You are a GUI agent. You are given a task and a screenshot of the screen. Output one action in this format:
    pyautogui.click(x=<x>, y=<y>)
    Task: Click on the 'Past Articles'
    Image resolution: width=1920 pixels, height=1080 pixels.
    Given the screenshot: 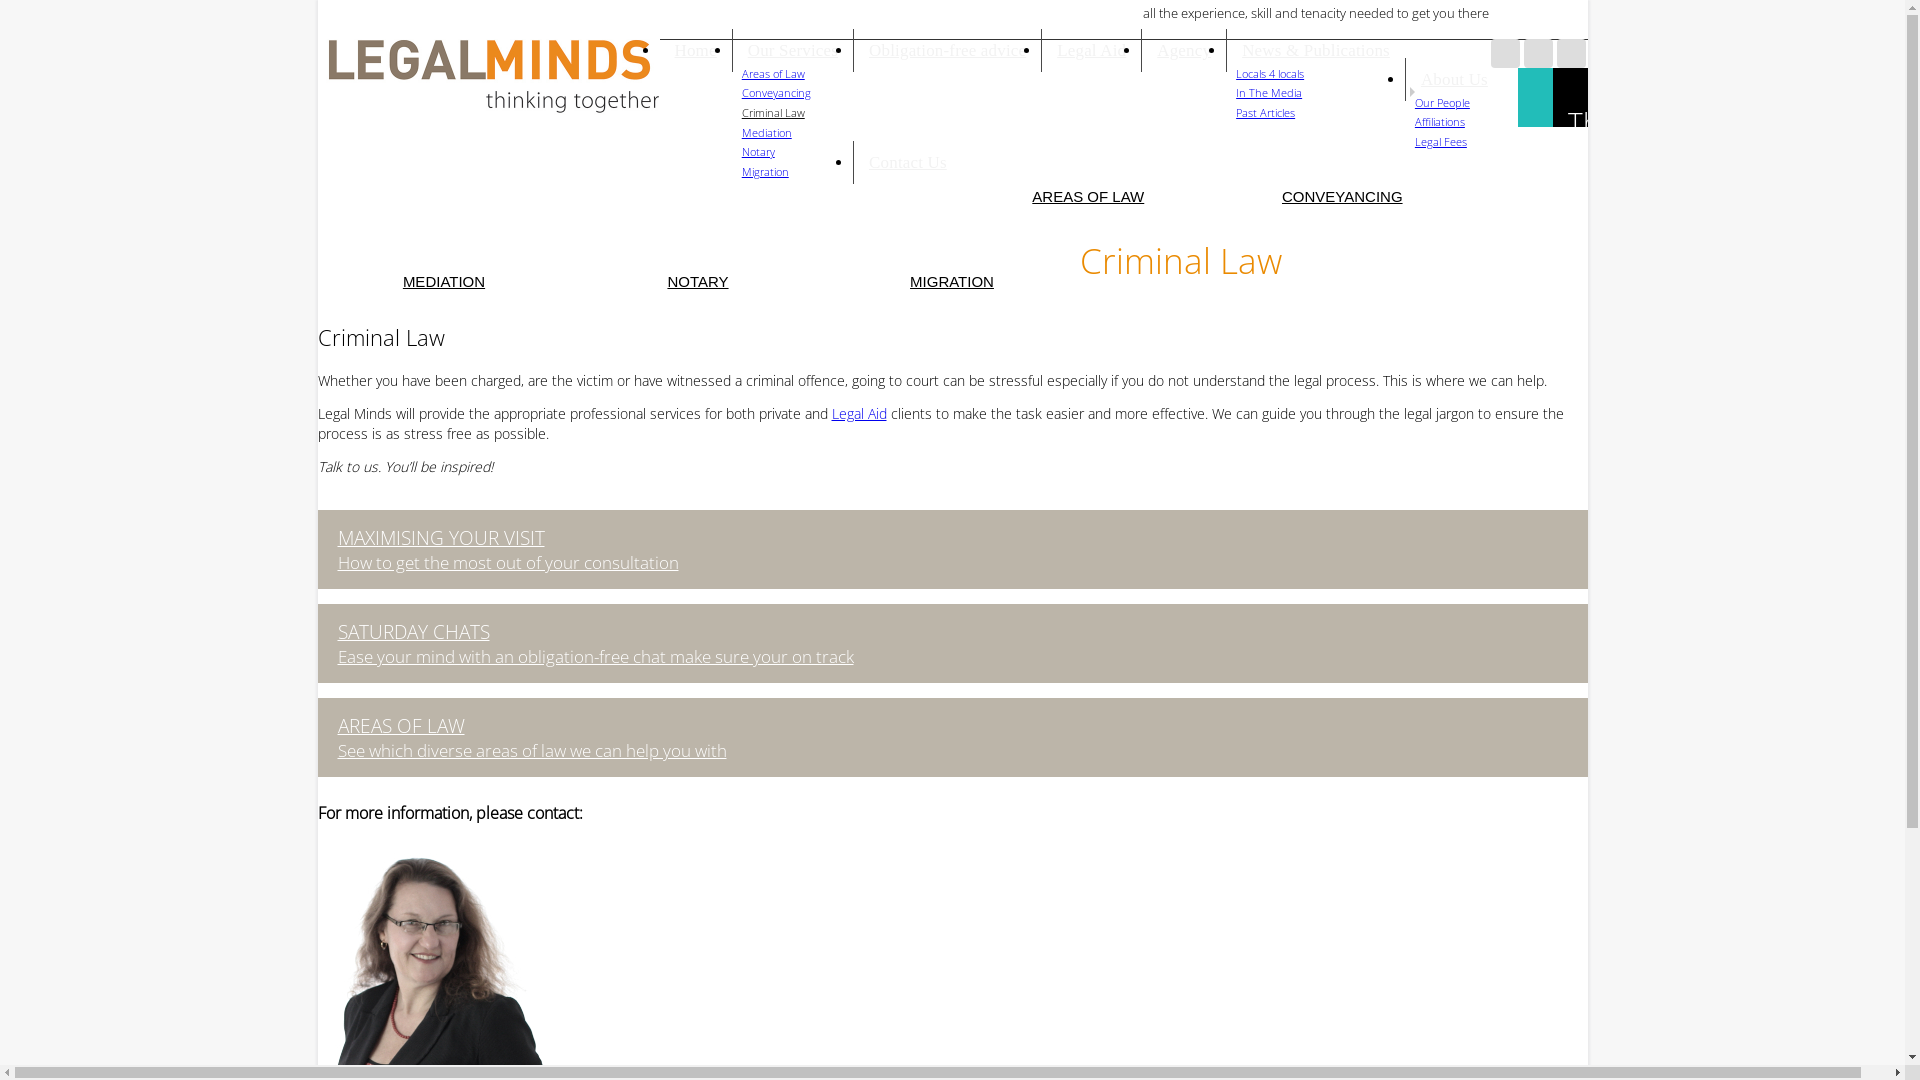 What is the action you would take?
    pyautogui.click(x=1224, y=112)
    